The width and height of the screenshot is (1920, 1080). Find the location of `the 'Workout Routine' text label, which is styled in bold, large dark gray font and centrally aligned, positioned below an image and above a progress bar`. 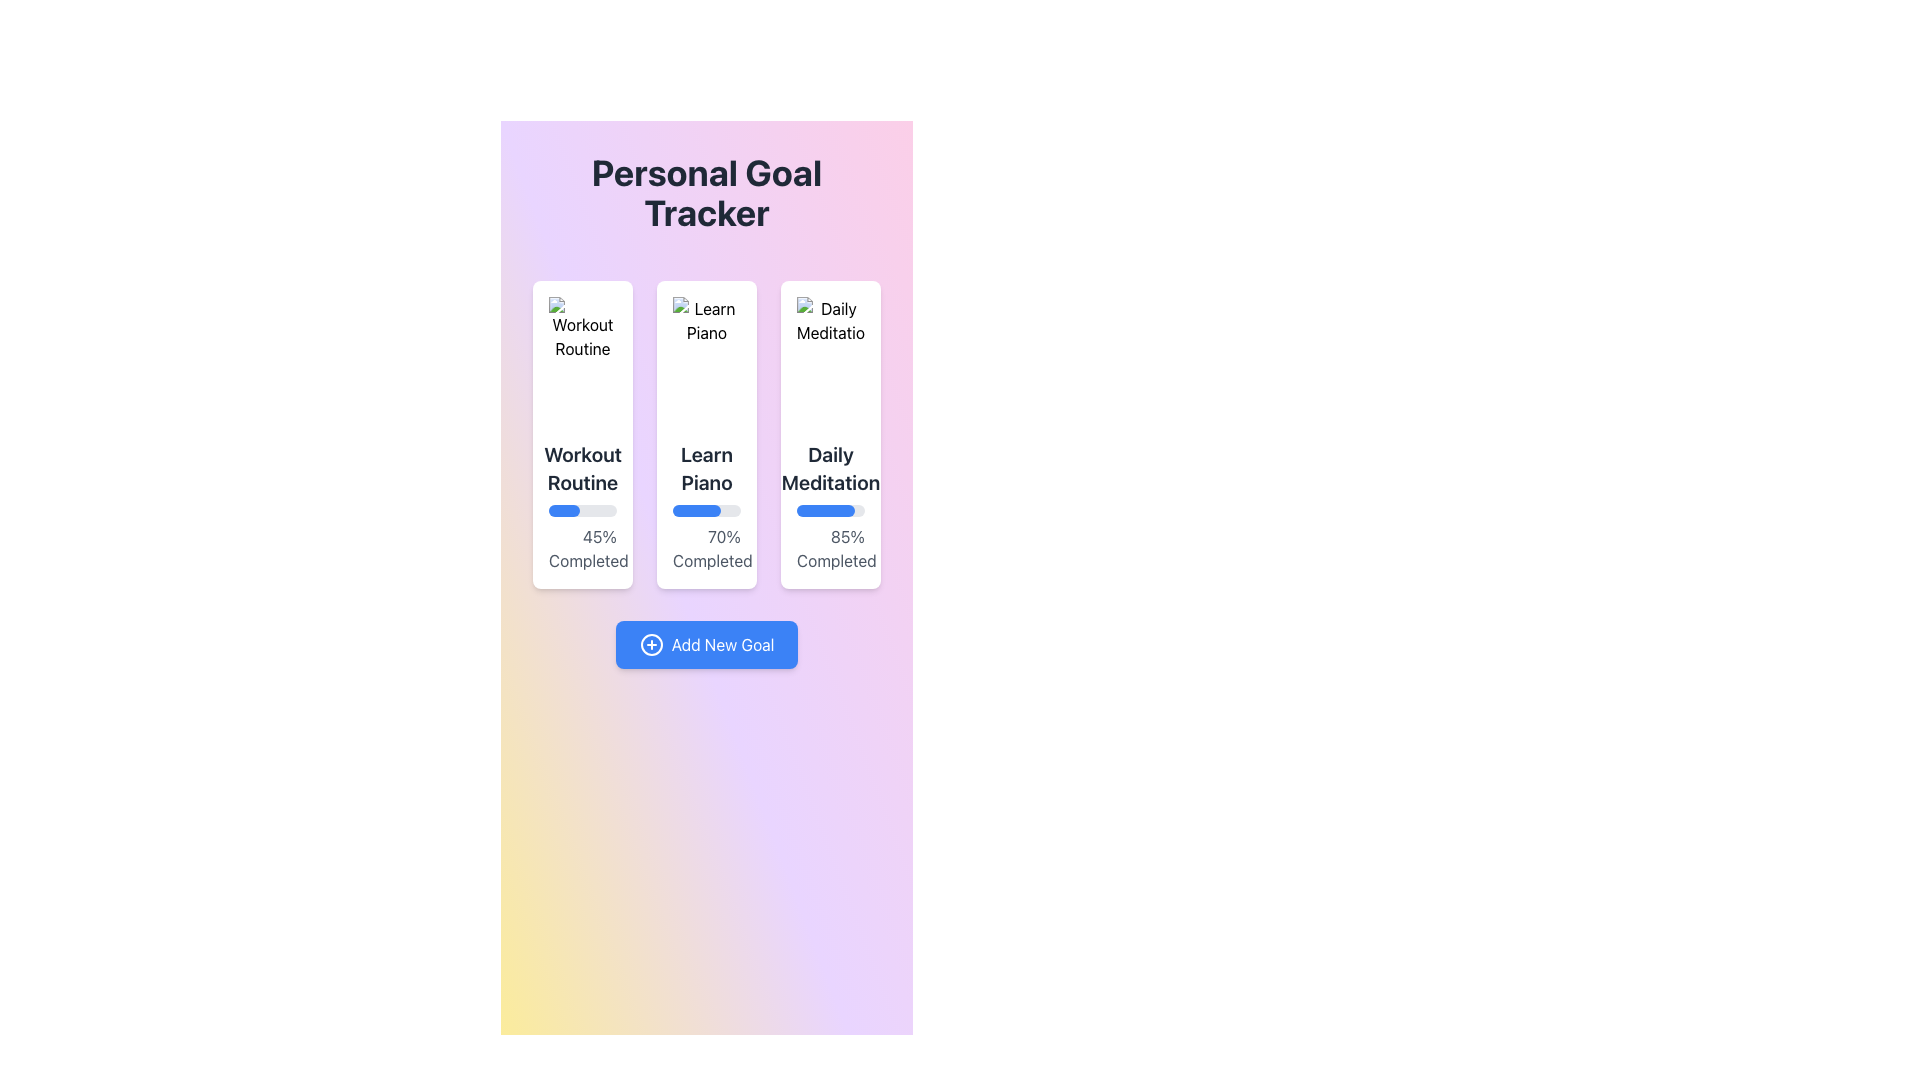

the 'Workout Routine' text label, which is styled in bold, large dark gray font and centrally aligned, positioned below an image and above a progress bar is located at coordinates (582, 469).